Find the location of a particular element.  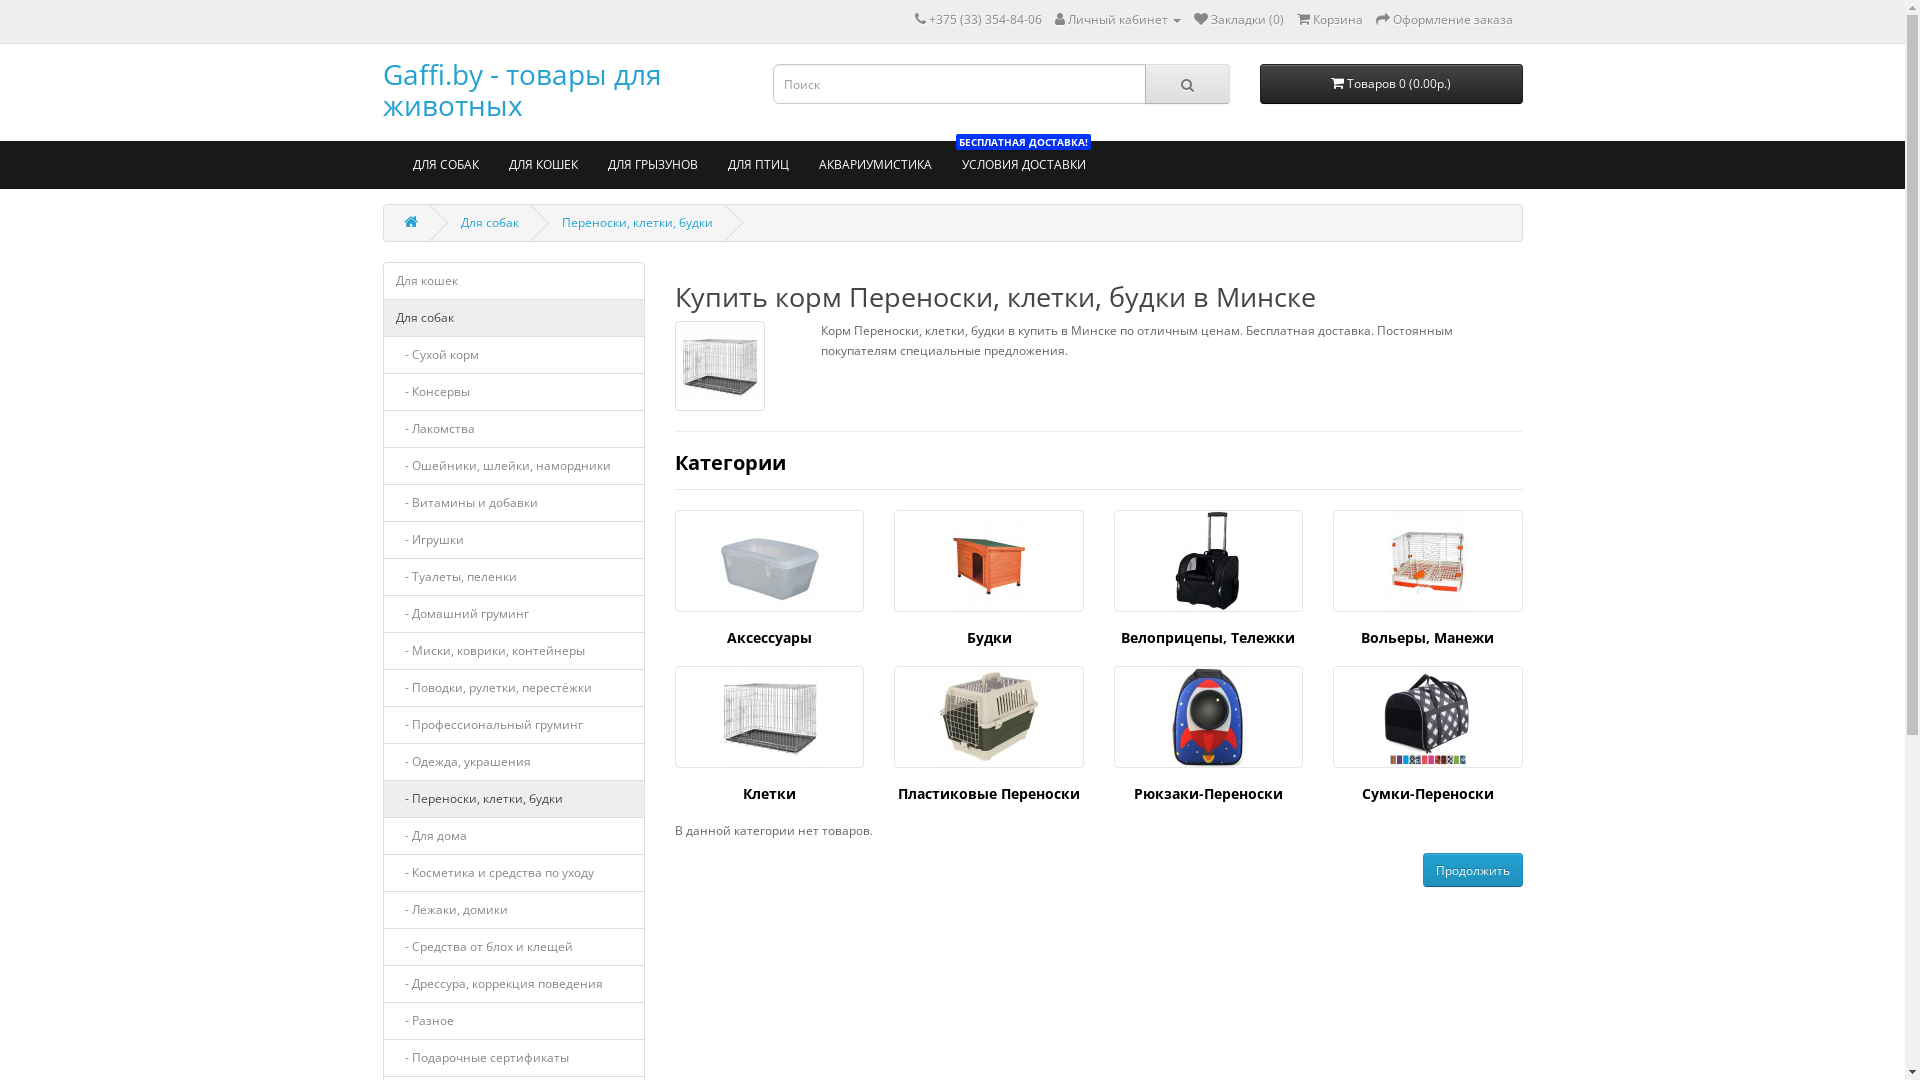

'+375 (33) 354-84-06' is located at coordinates (926, 19).